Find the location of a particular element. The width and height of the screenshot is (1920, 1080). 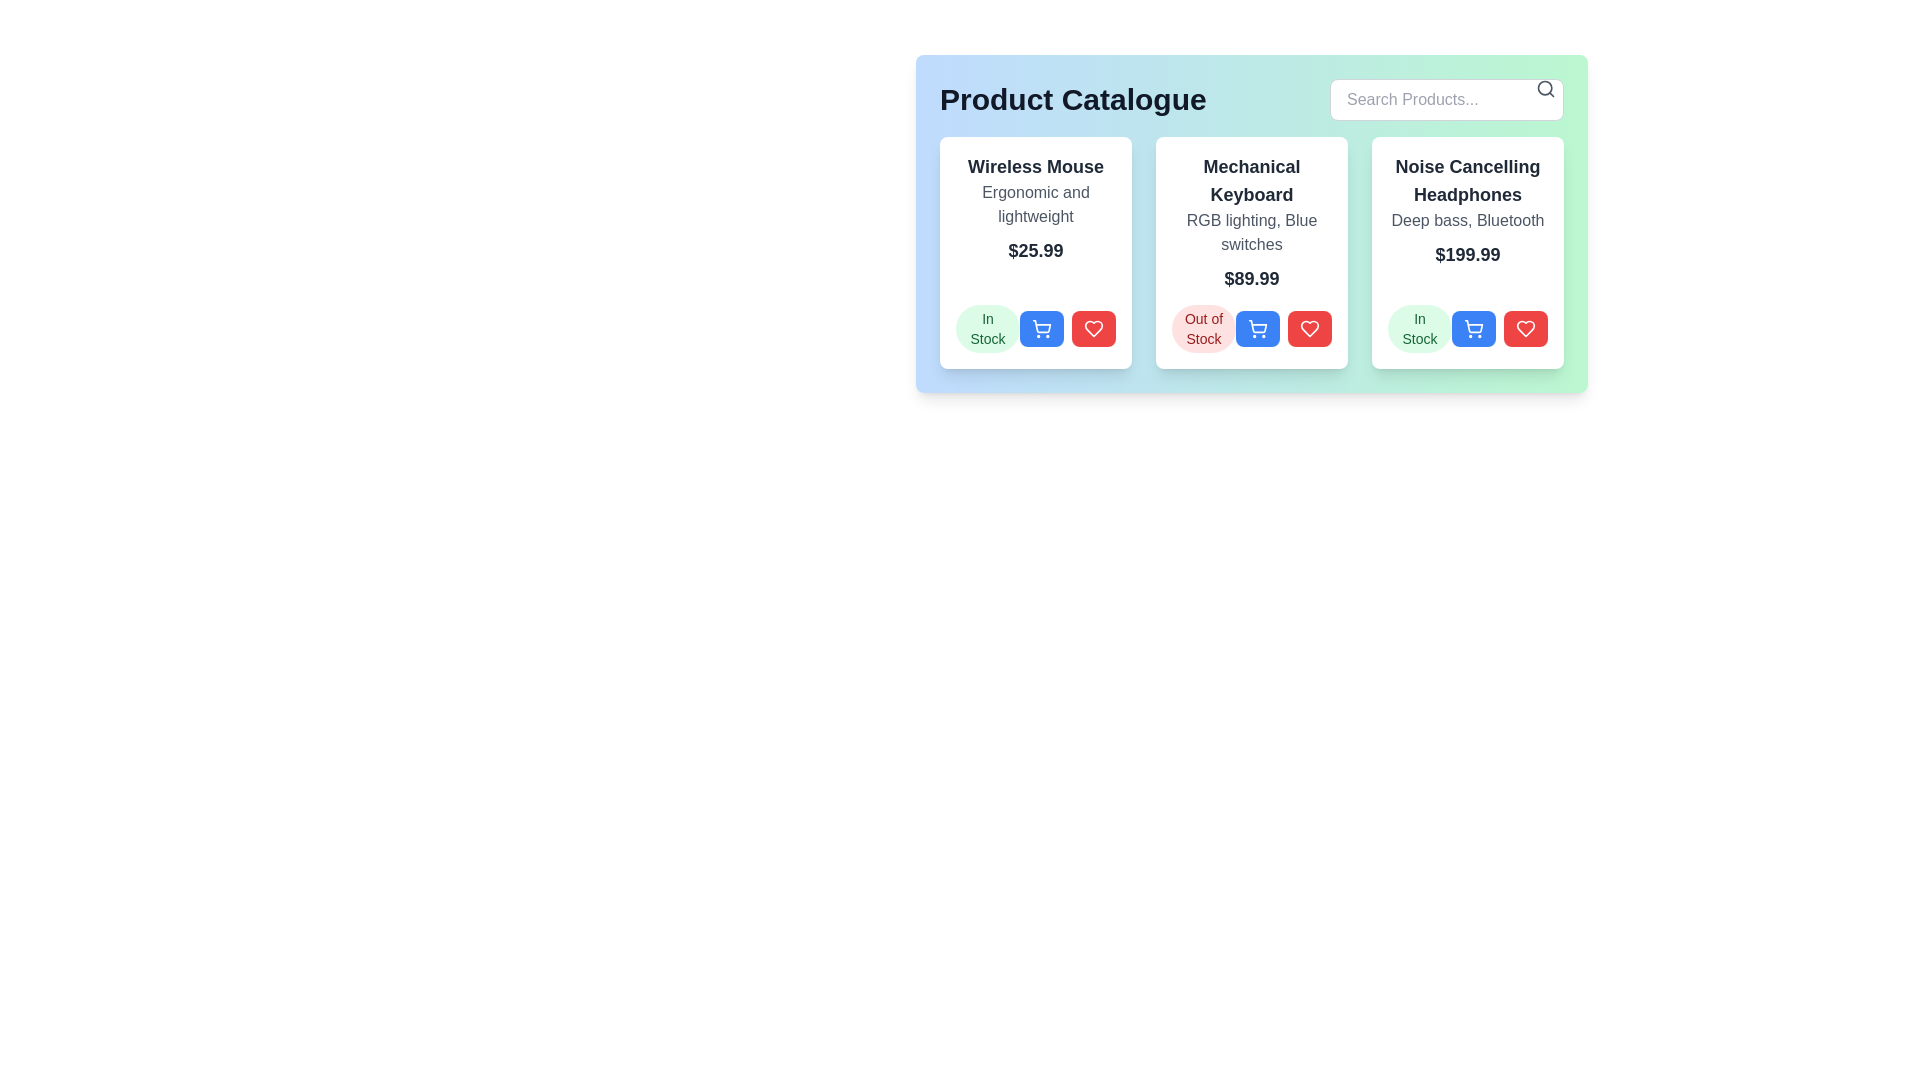

the button with an icon that adds 'Noise Cancelling Headphones' to the shopping cart, located below the 'In Stock' label and to the left of the red heart icon in the product grid is located at coordinates (1473, 327).